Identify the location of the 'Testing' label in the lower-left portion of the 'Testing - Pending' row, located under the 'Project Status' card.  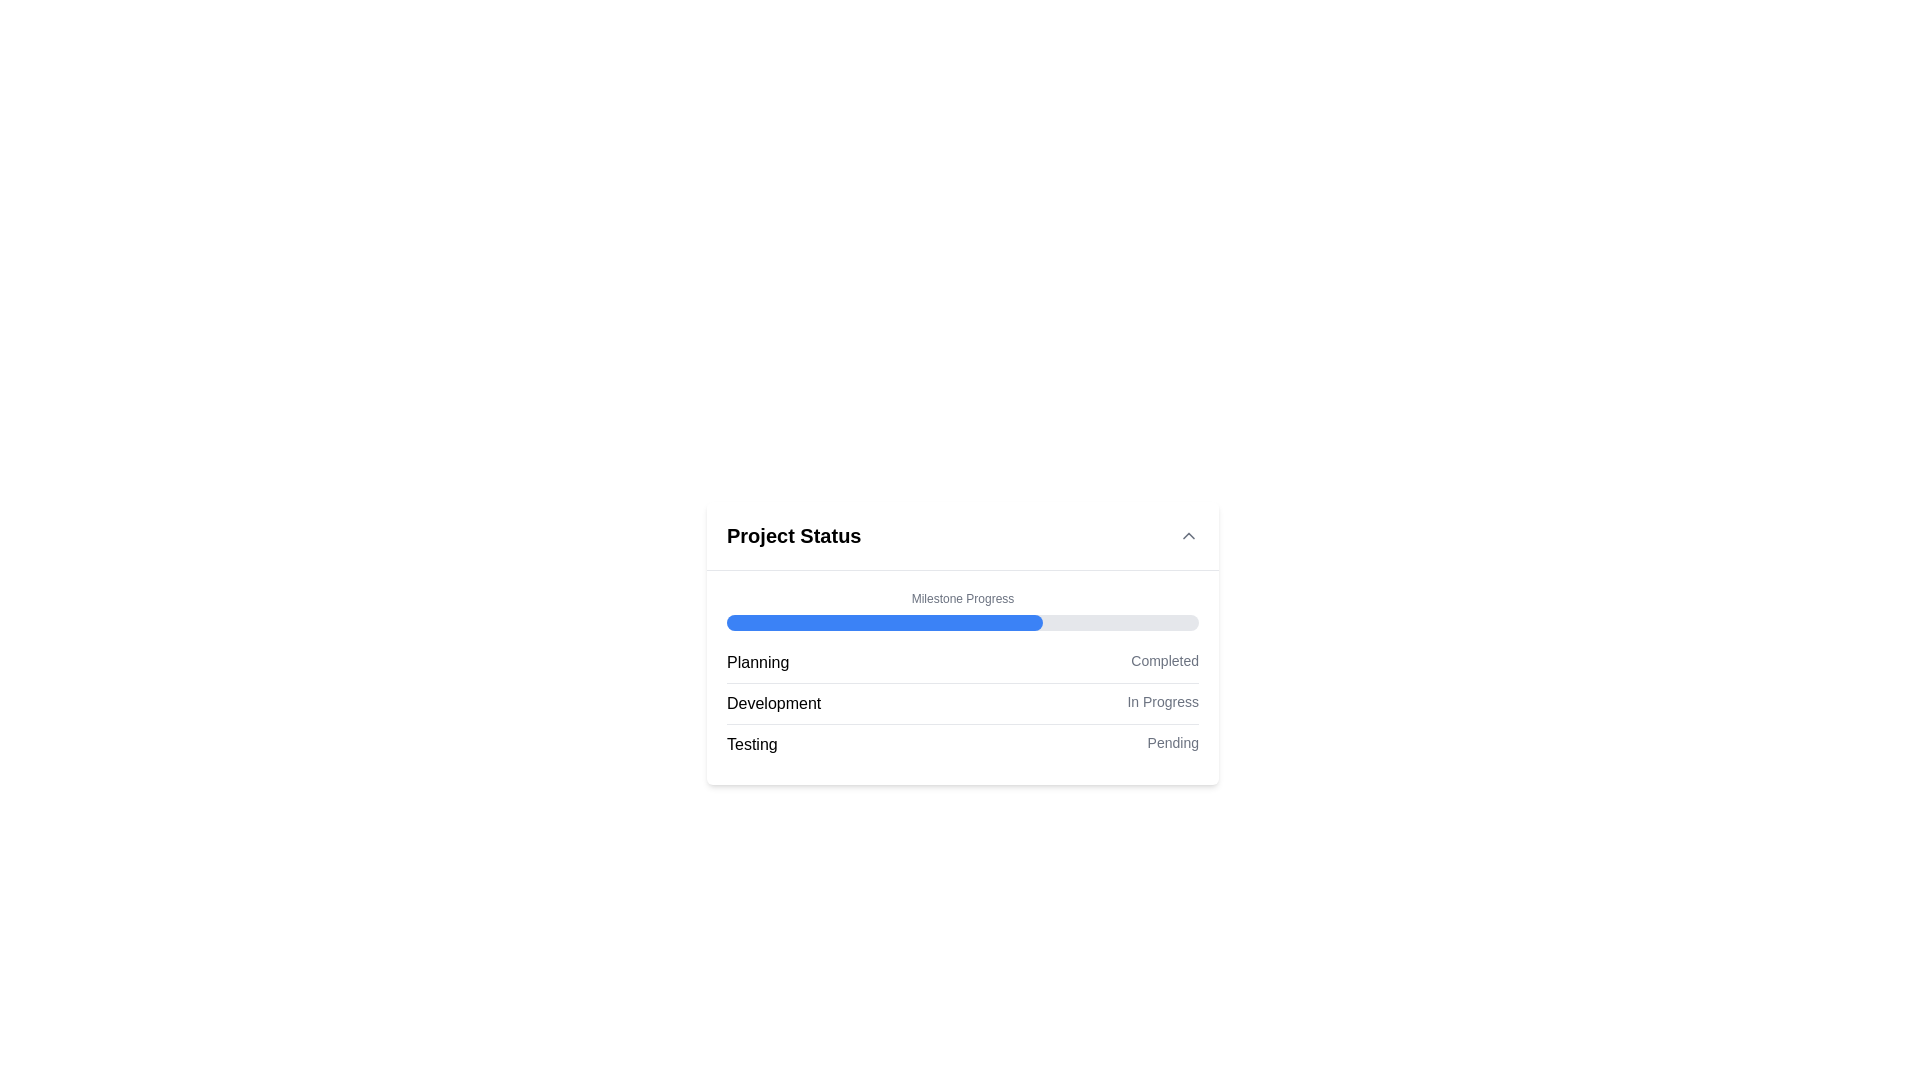
(751, 744).